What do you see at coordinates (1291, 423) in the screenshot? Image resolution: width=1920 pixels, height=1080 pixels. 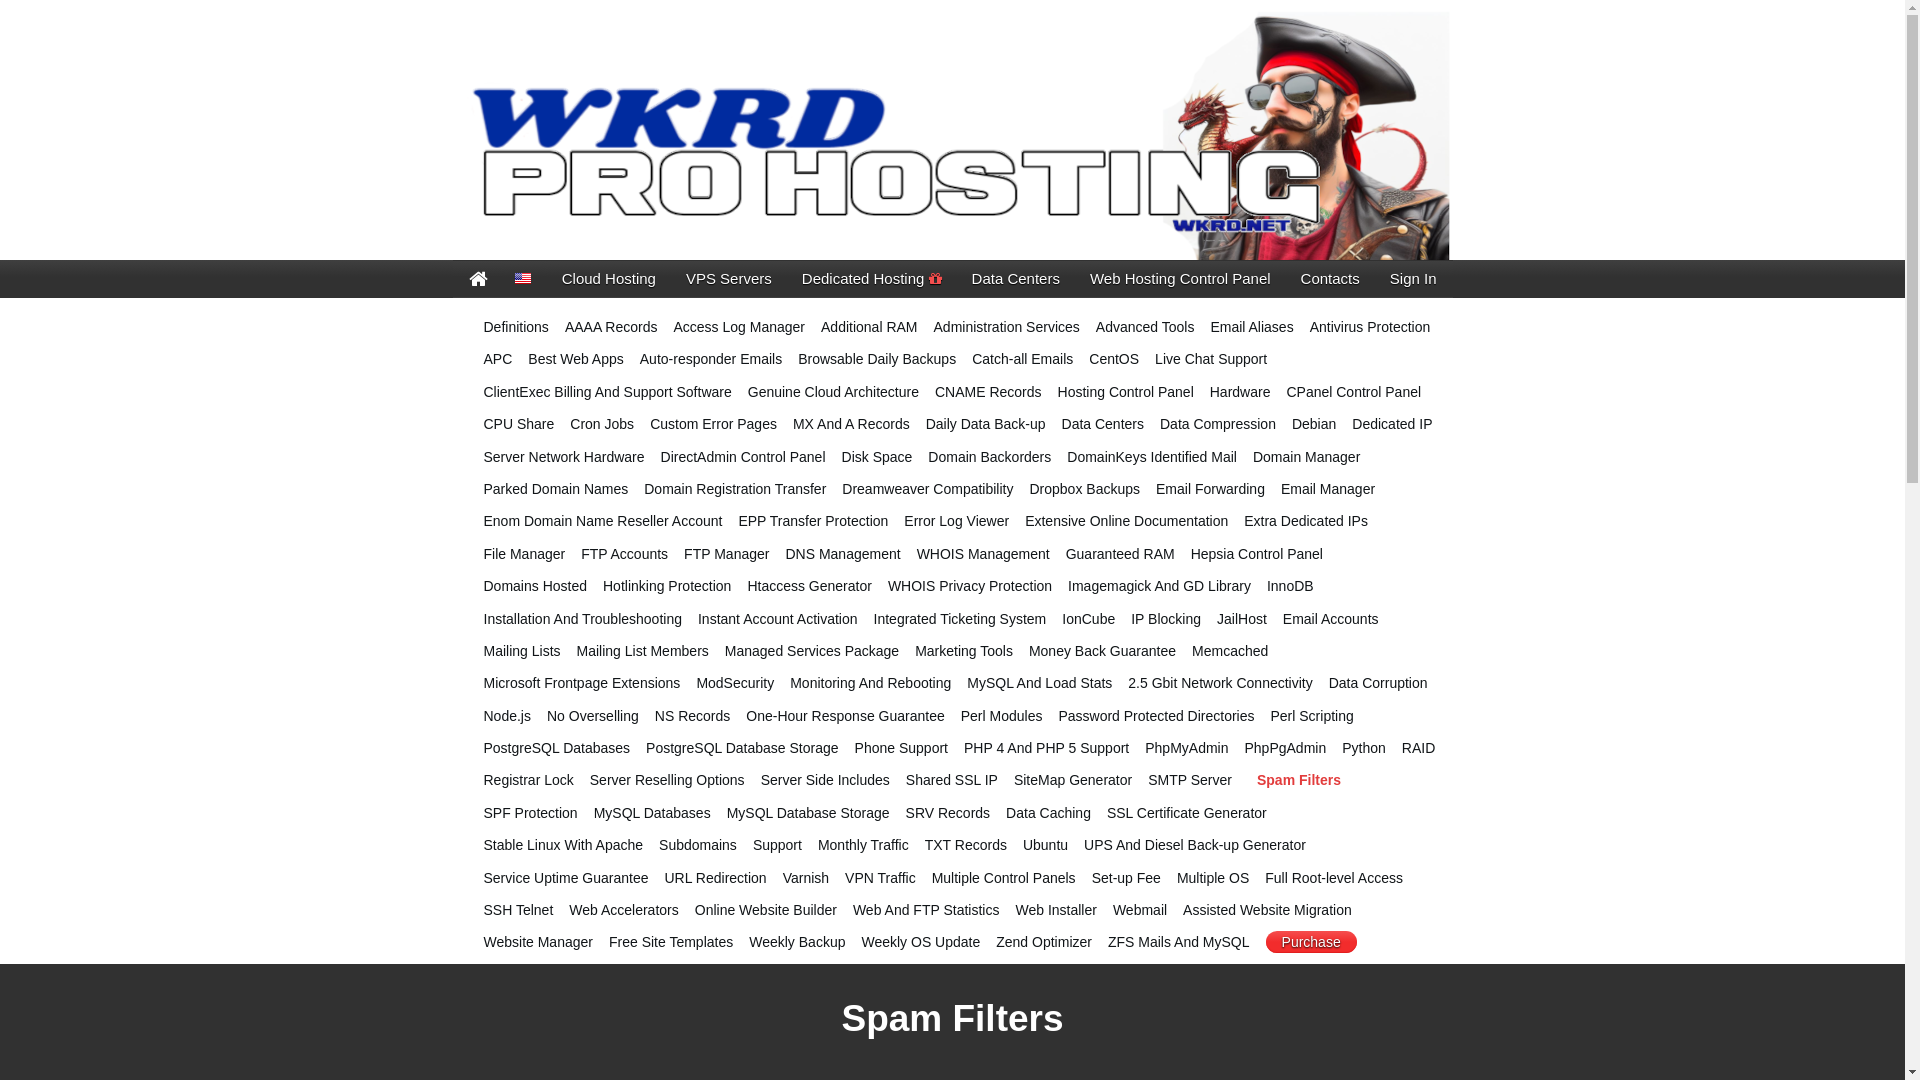 I see `'Debian'` at bounding box center [1291, 423].